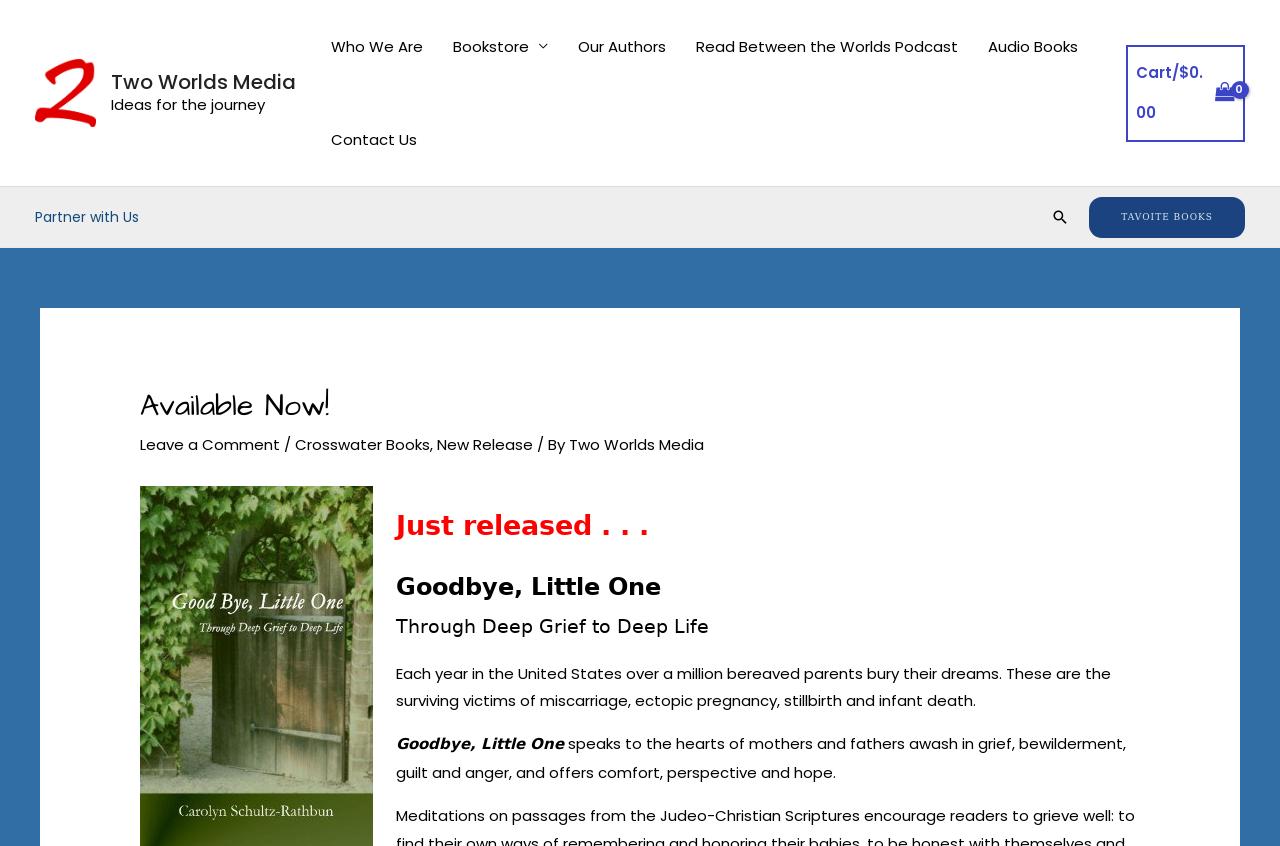  What do you see at coordinates (827, 45) in the screenshot?
I see `'Read Between the Worlds Podcast'` at bounding box center [827, 45].